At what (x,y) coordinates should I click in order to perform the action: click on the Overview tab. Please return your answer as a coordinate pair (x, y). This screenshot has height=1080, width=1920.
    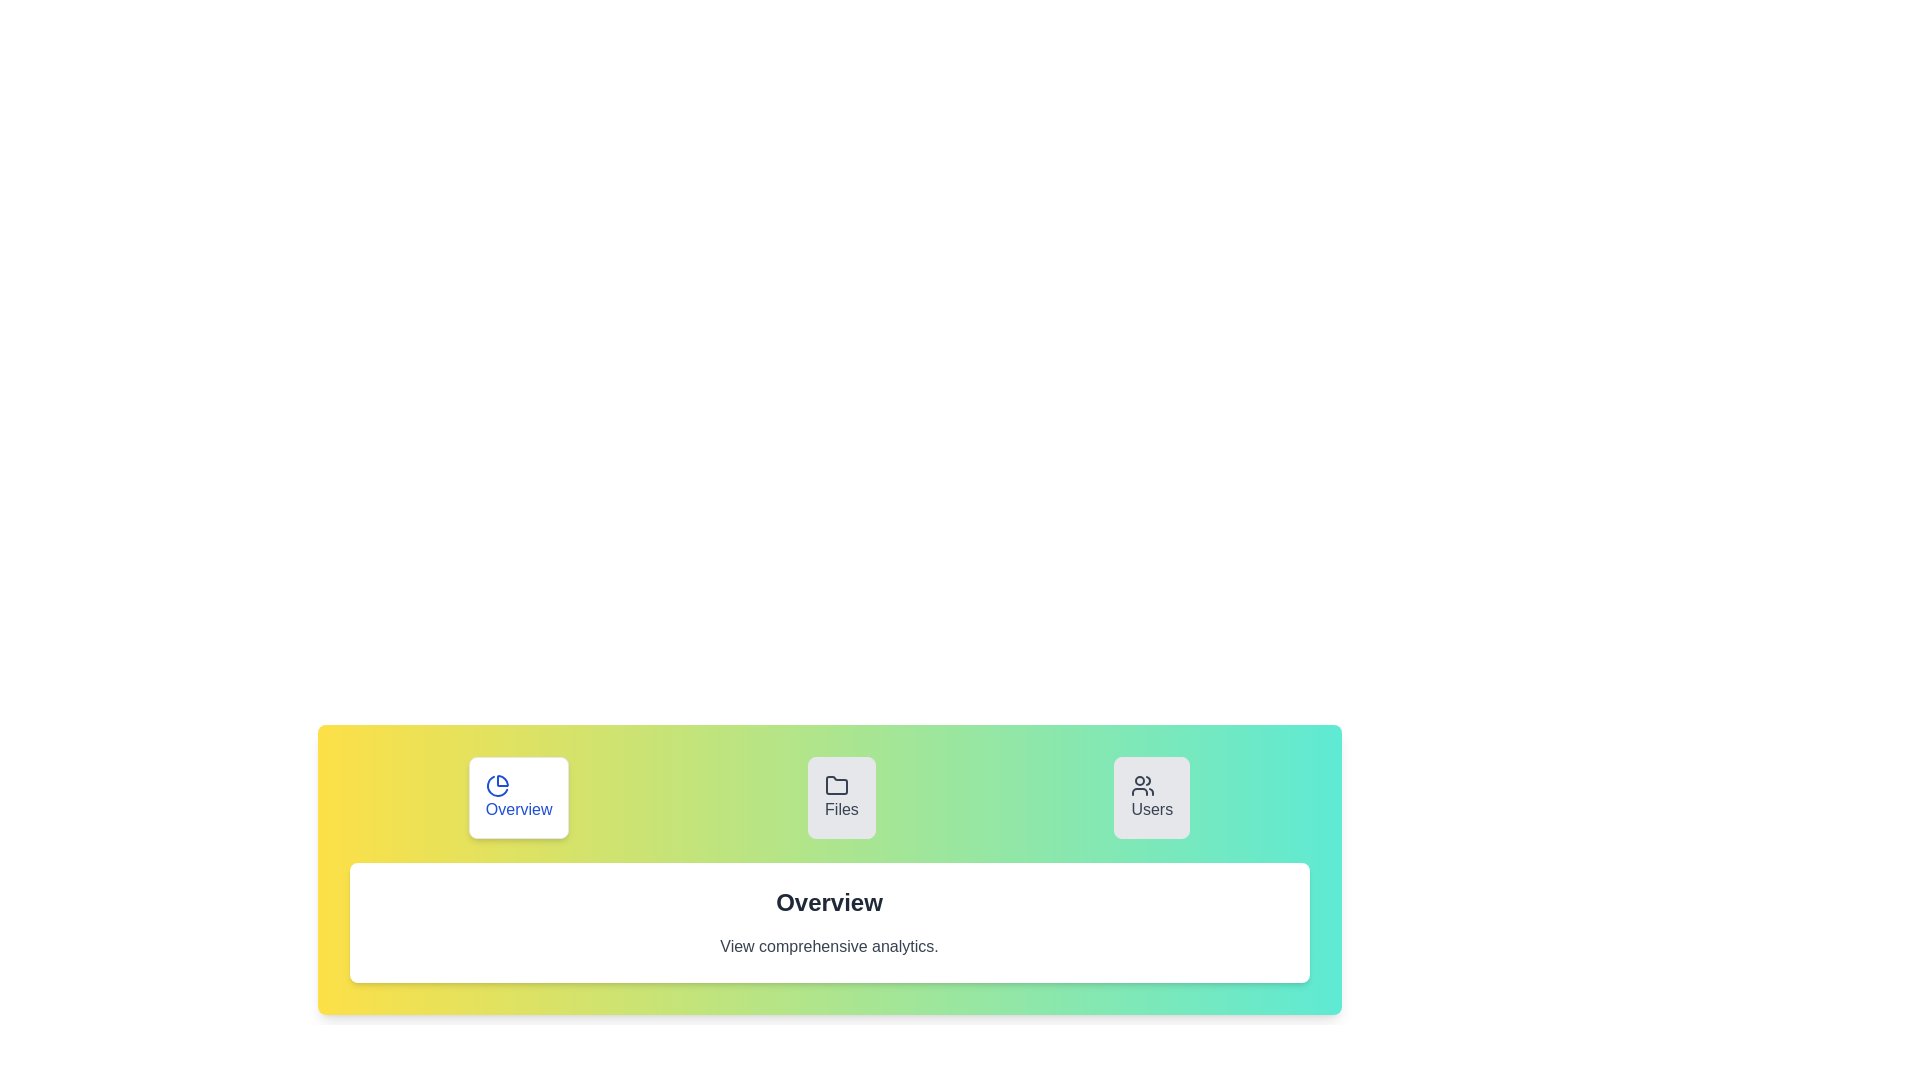
    Looking at the image, I should click on (519, 797).